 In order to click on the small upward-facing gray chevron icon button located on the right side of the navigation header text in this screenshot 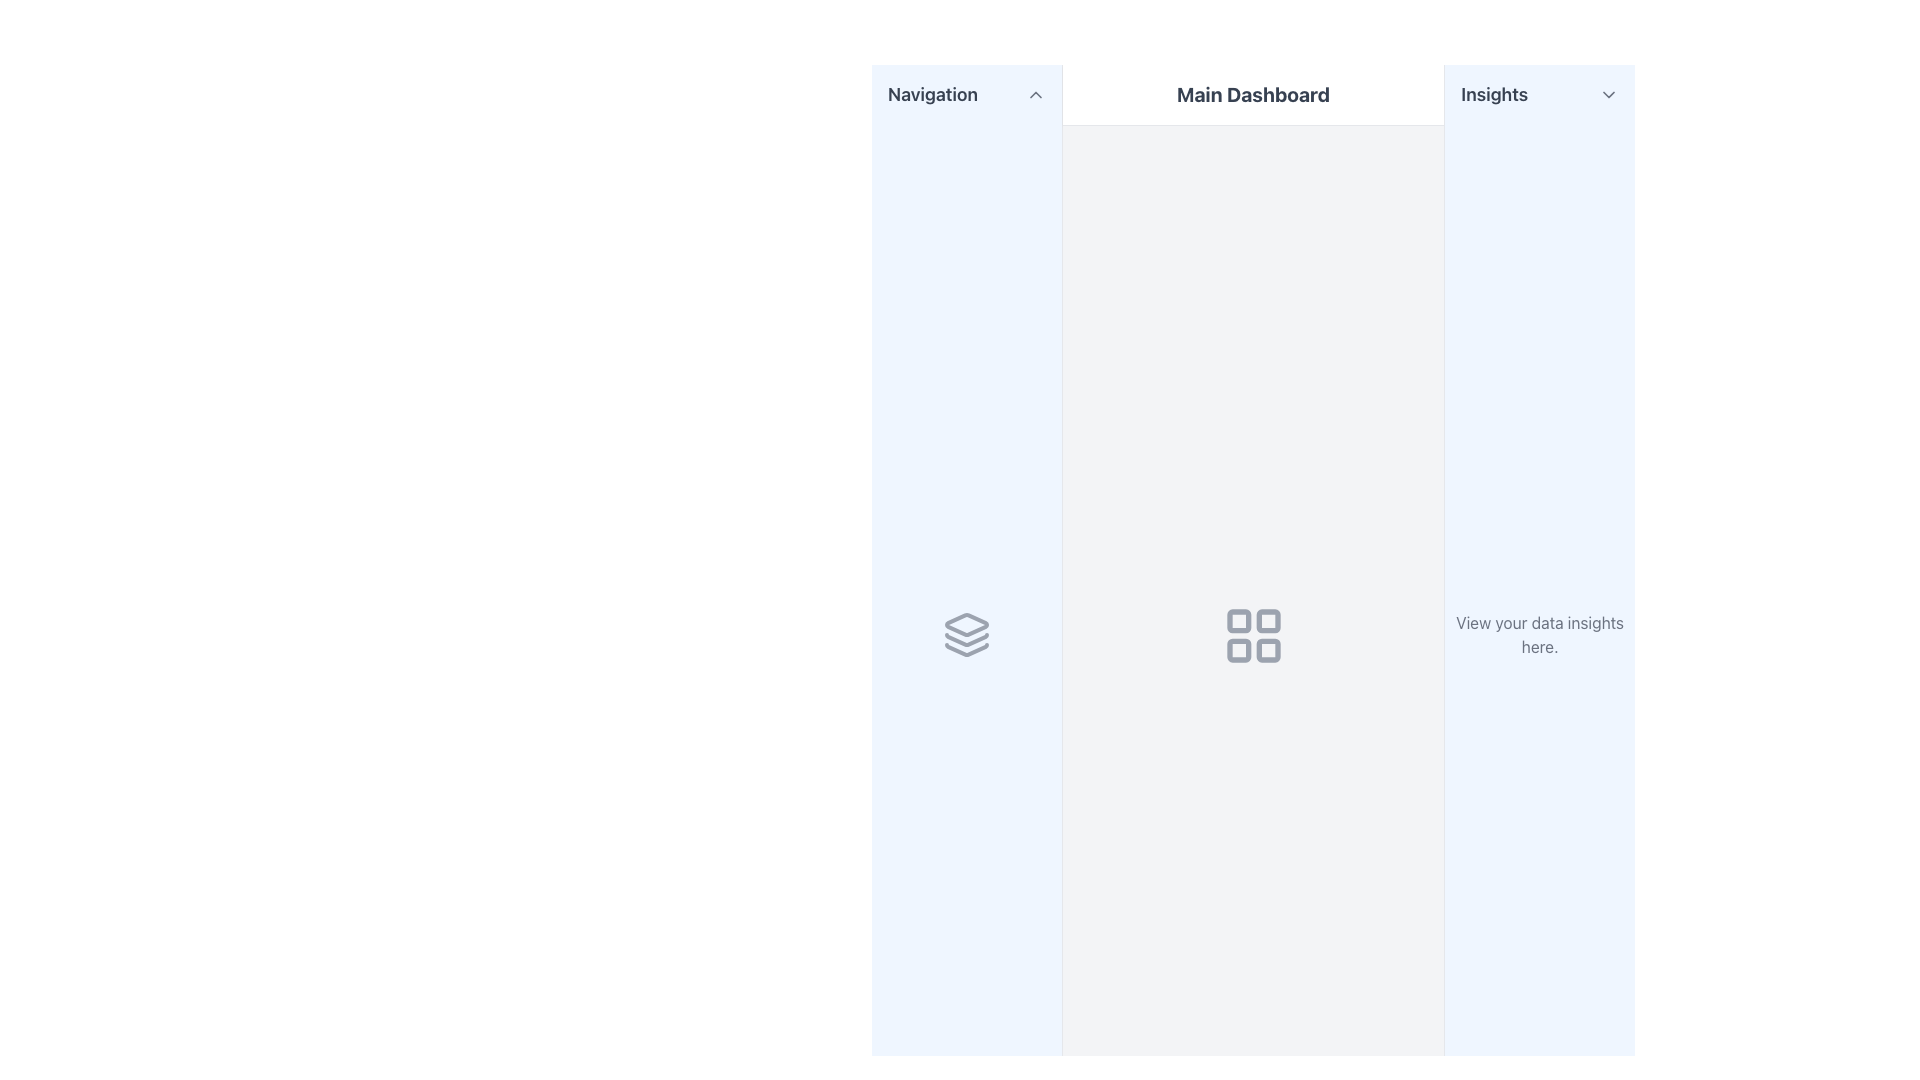, I will do `click(1035, 95)`.